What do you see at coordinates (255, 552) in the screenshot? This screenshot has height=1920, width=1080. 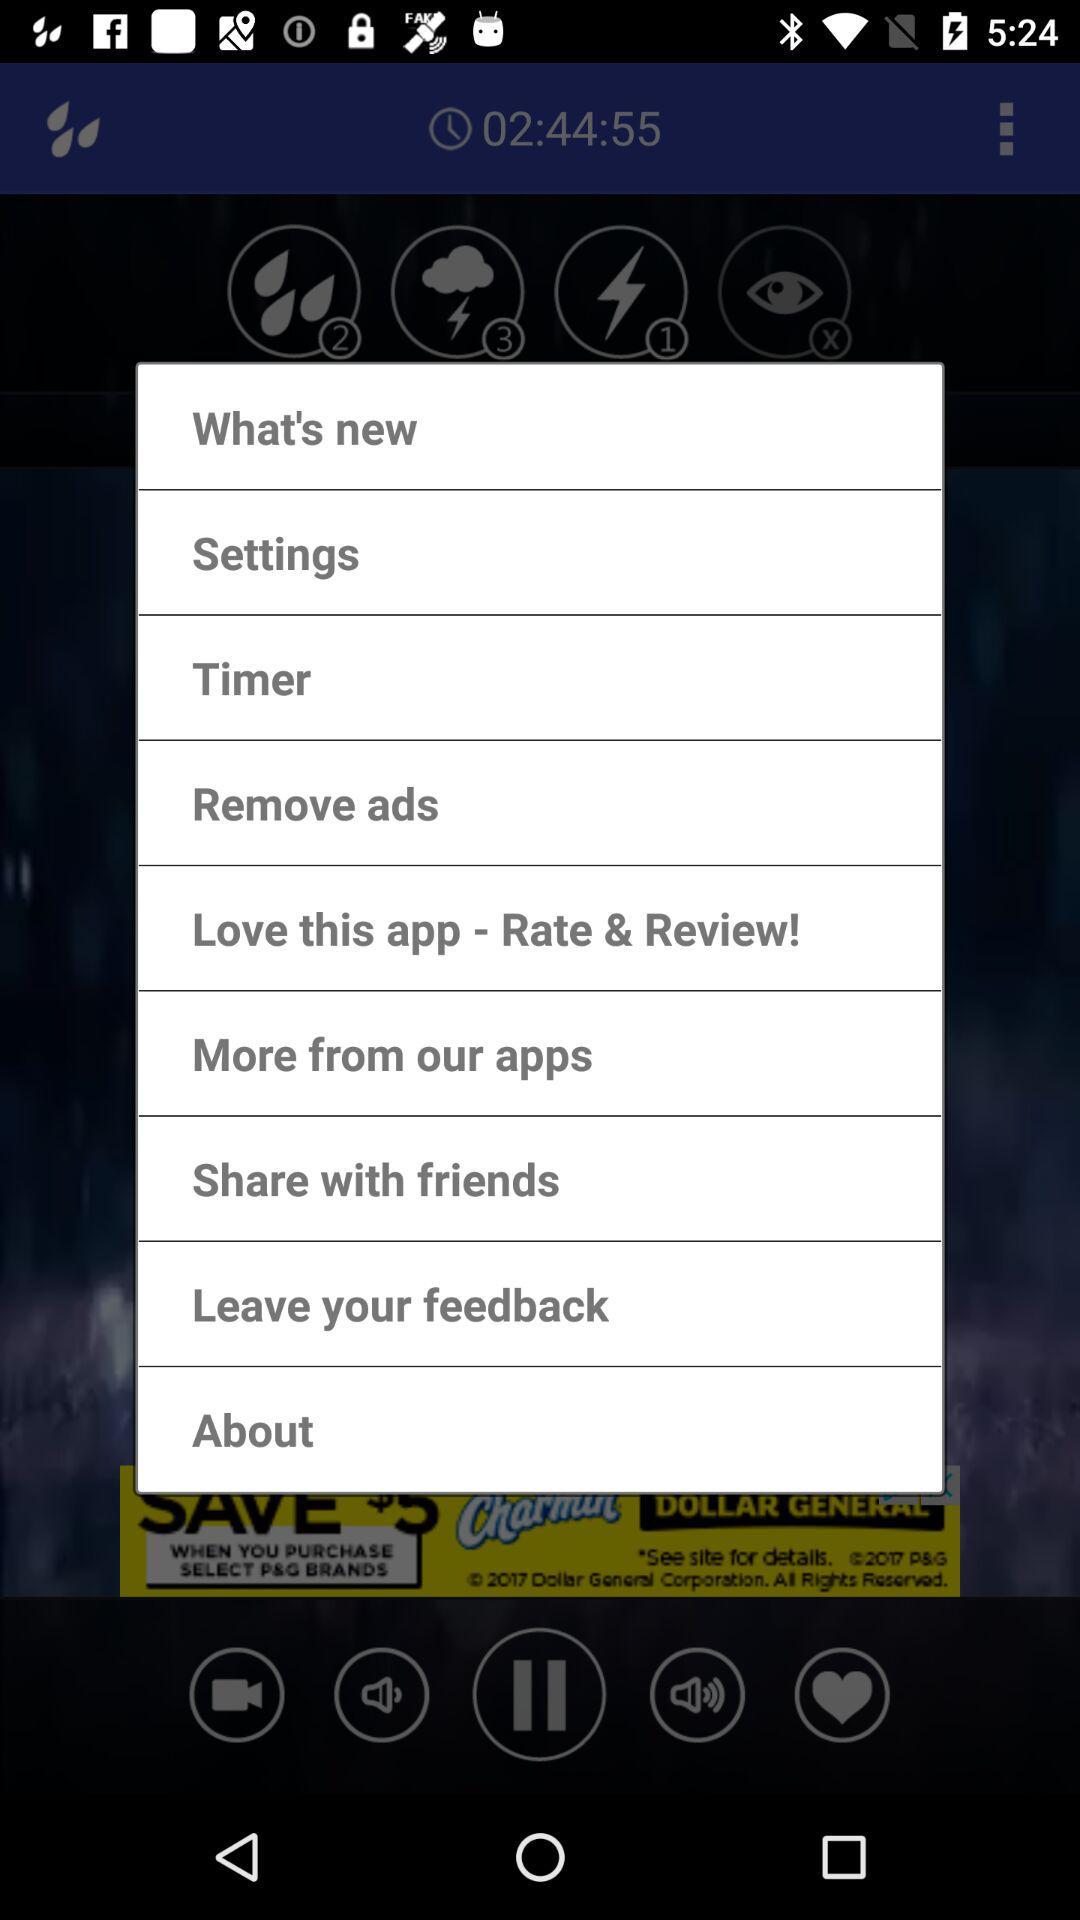 I see `the settings item` at bounding box center [255, 552].